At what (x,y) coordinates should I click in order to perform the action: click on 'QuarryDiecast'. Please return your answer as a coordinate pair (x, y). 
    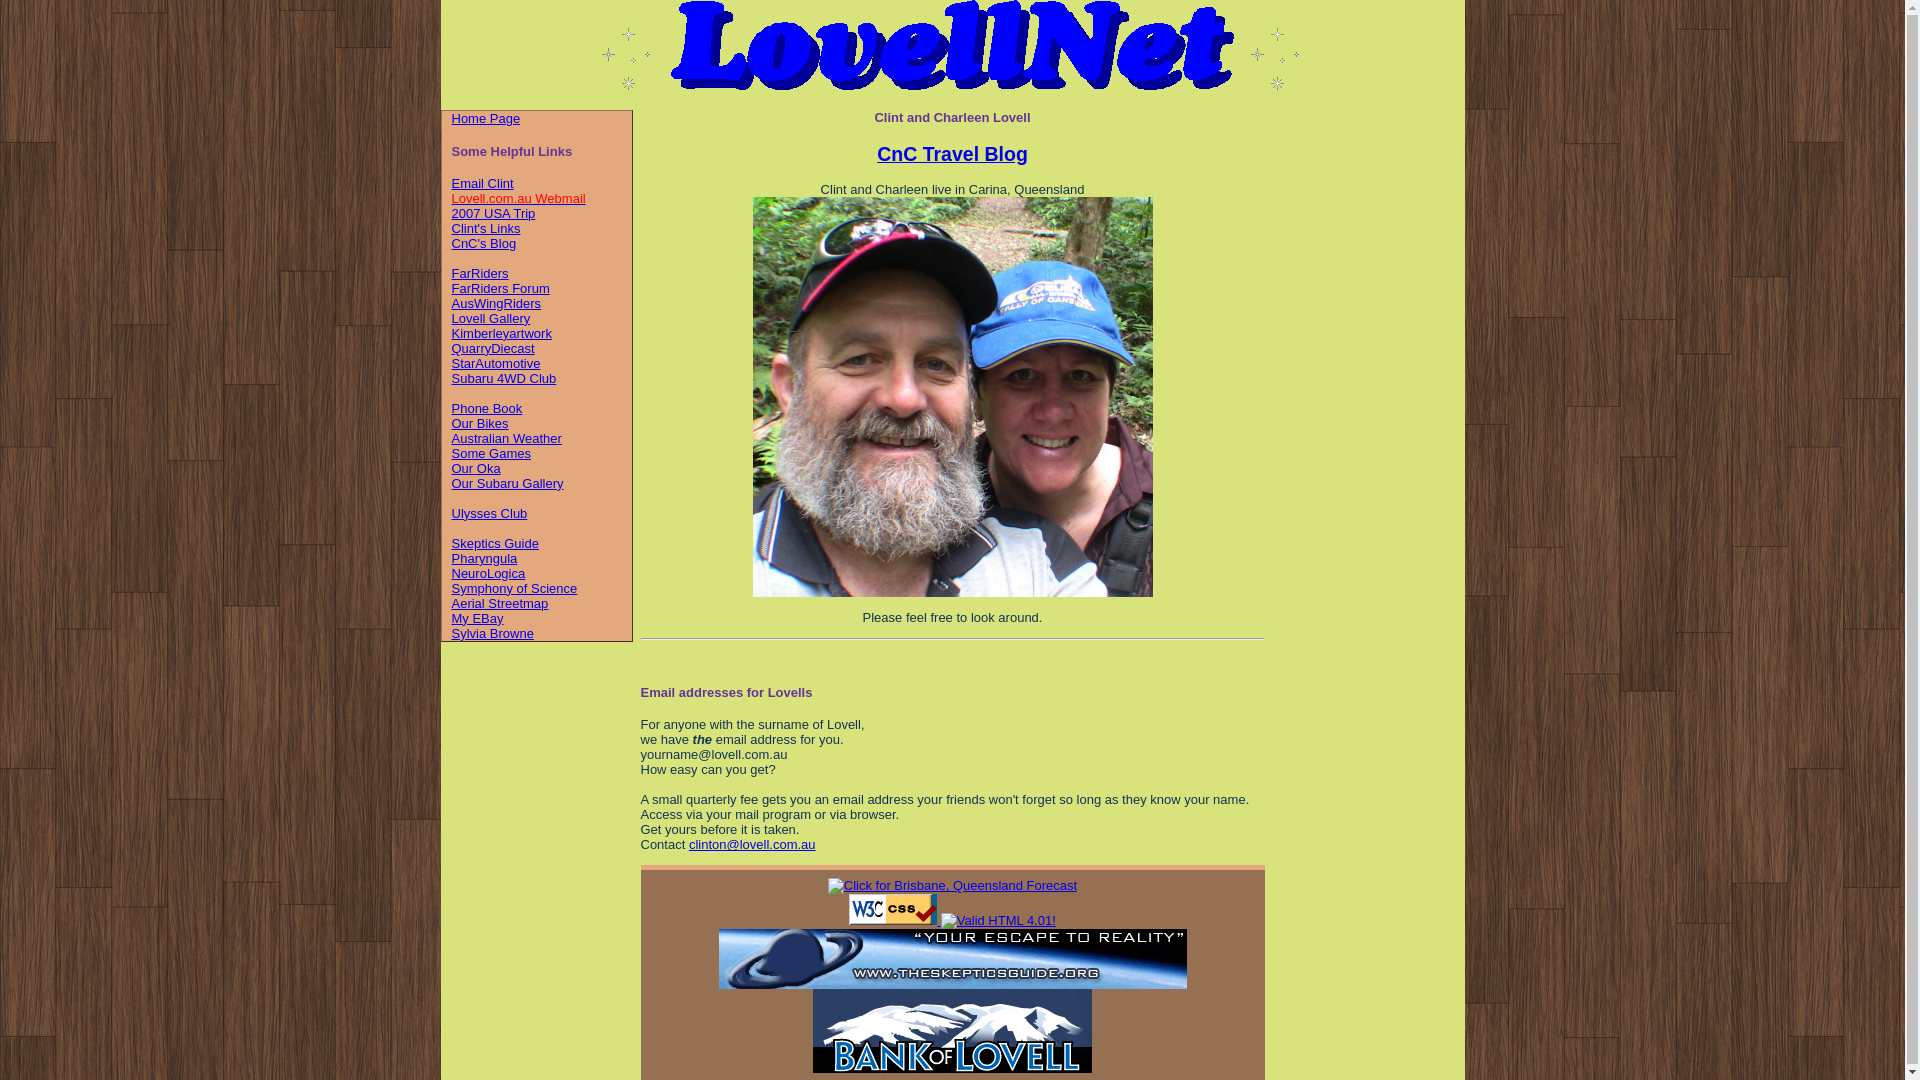
    Looking at the image, I should click on (493, 347).